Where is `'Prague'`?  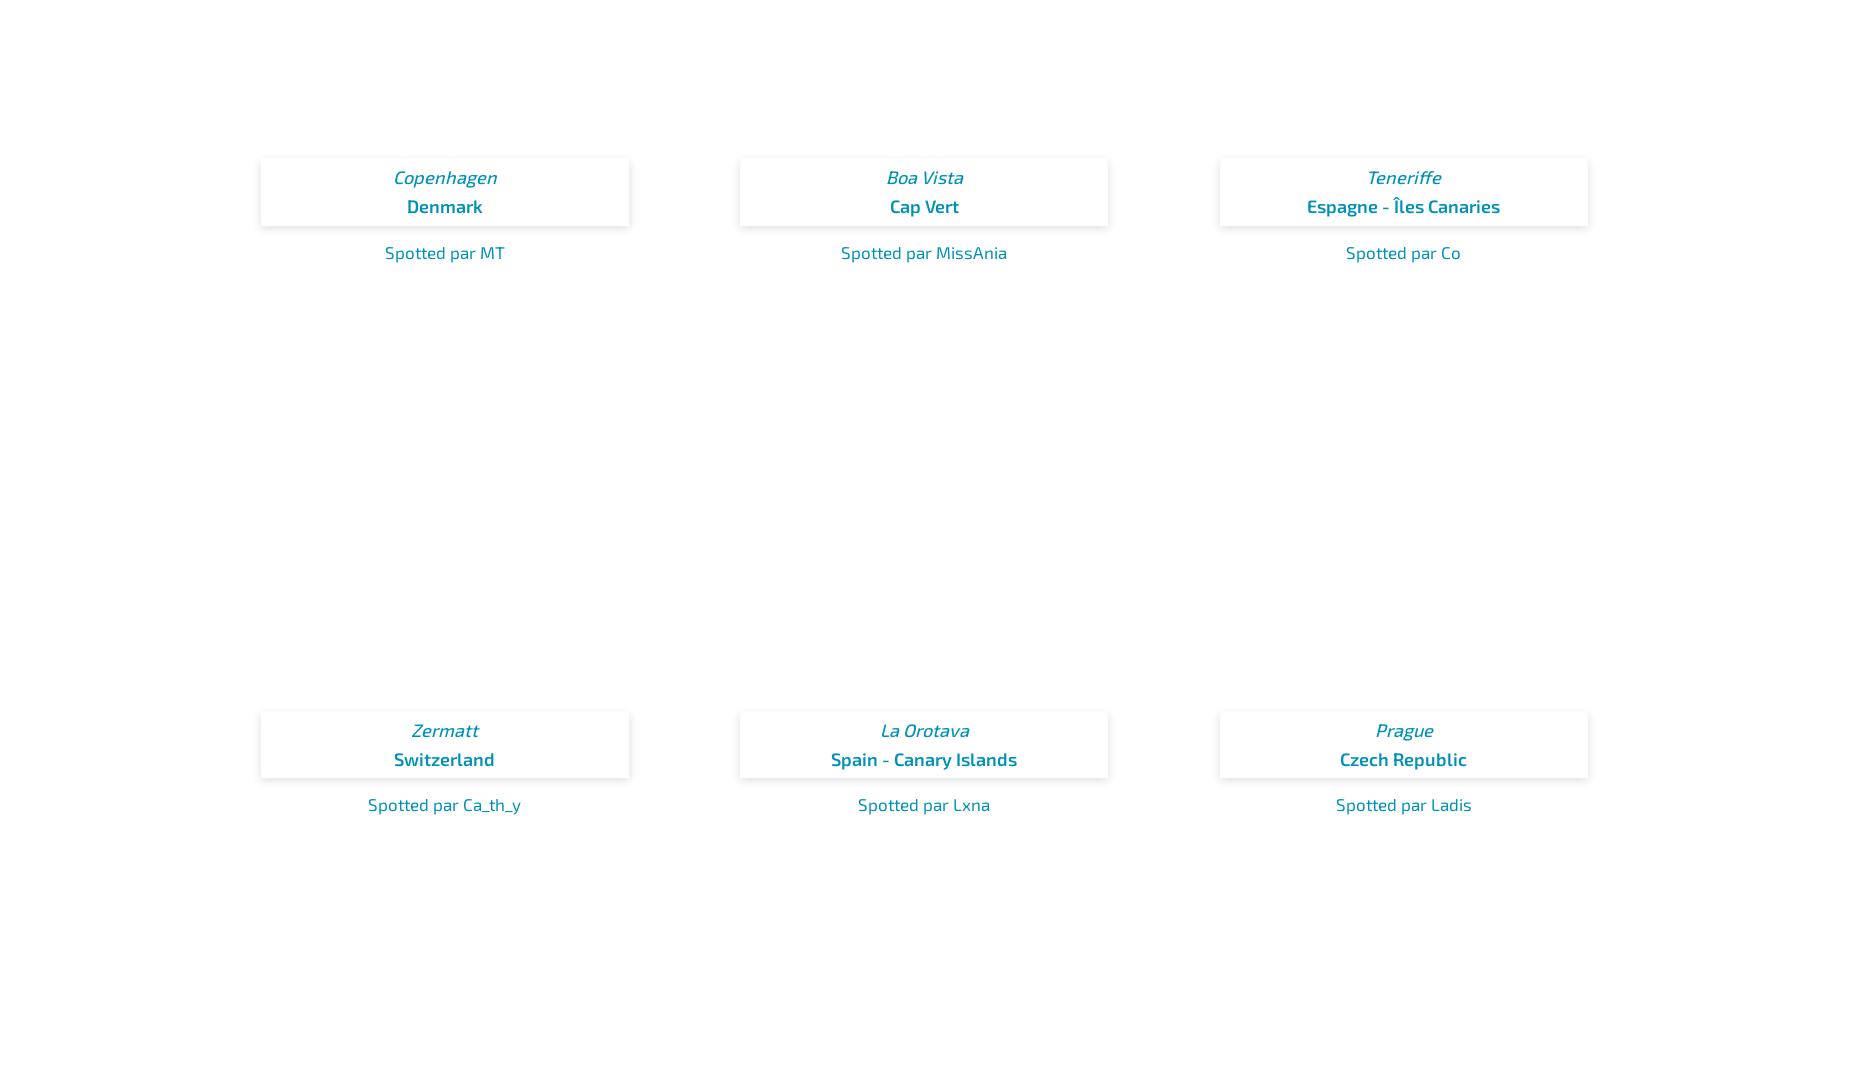 'Prague' is located at coordinates (1372, 729).